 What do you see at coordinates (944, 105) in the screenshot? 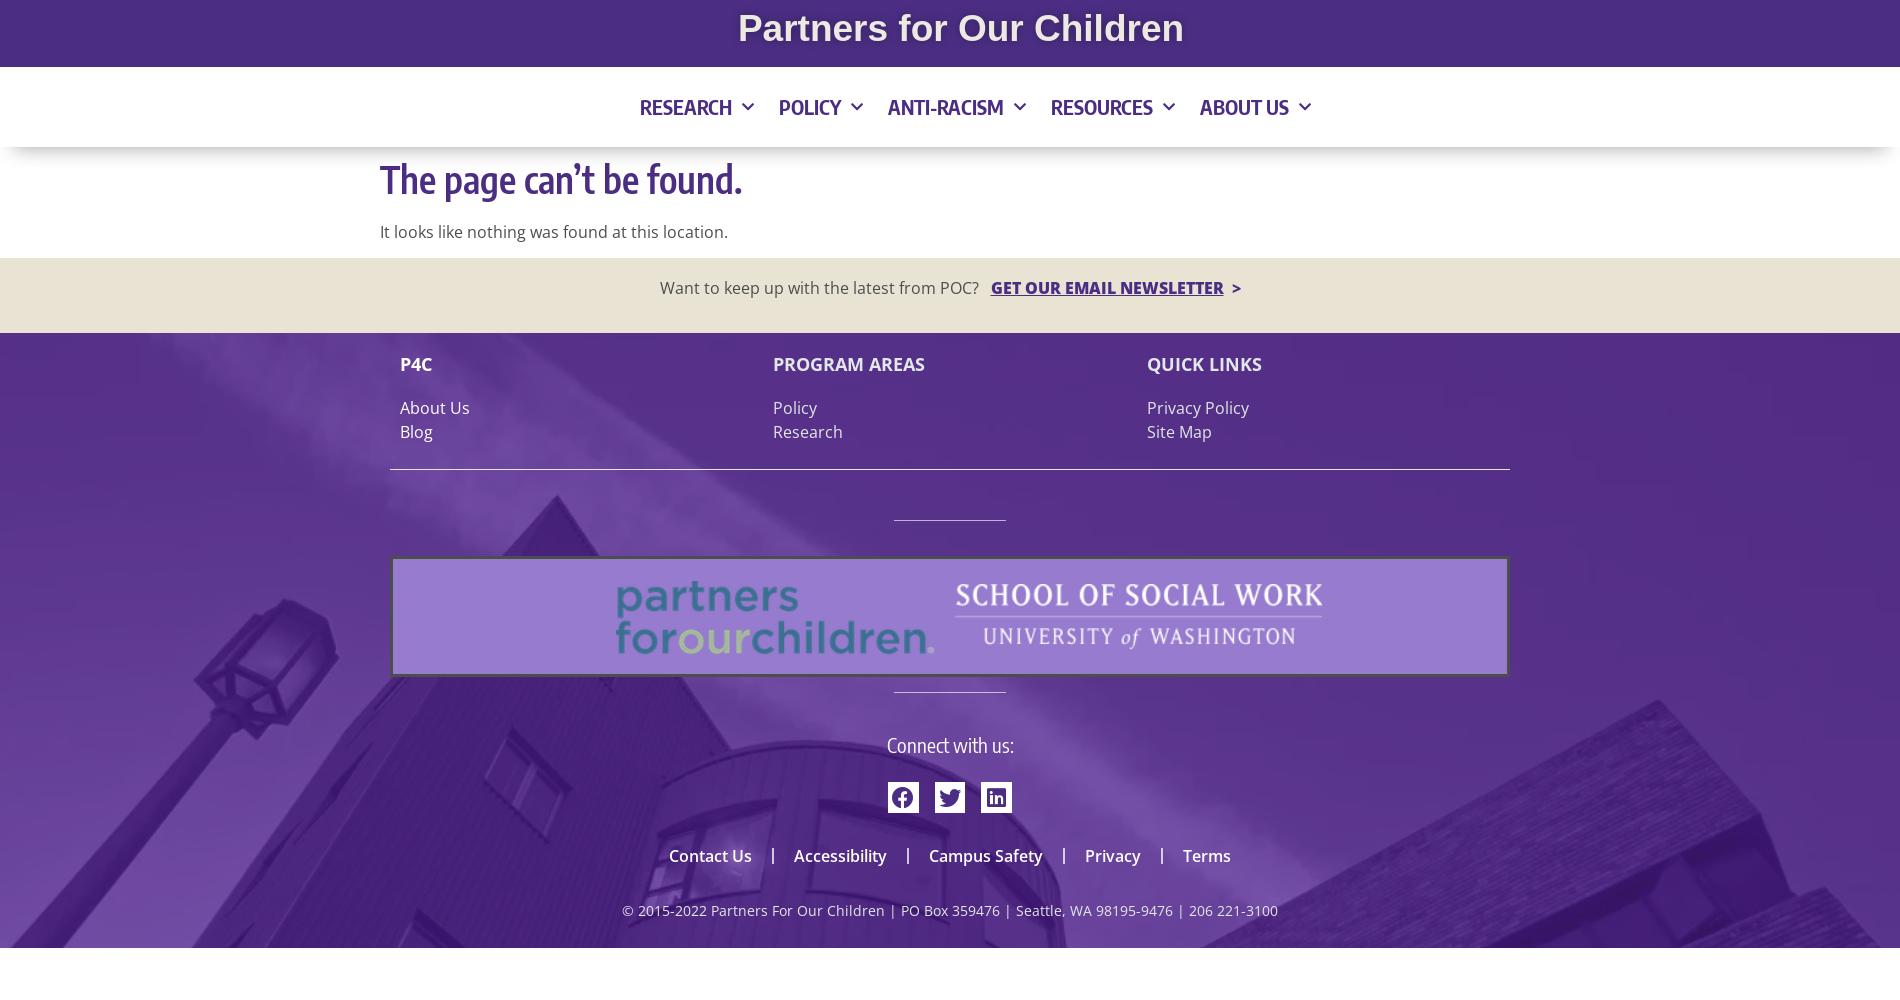
I see `'Anti-racism'` at bounding box center [944, 105].